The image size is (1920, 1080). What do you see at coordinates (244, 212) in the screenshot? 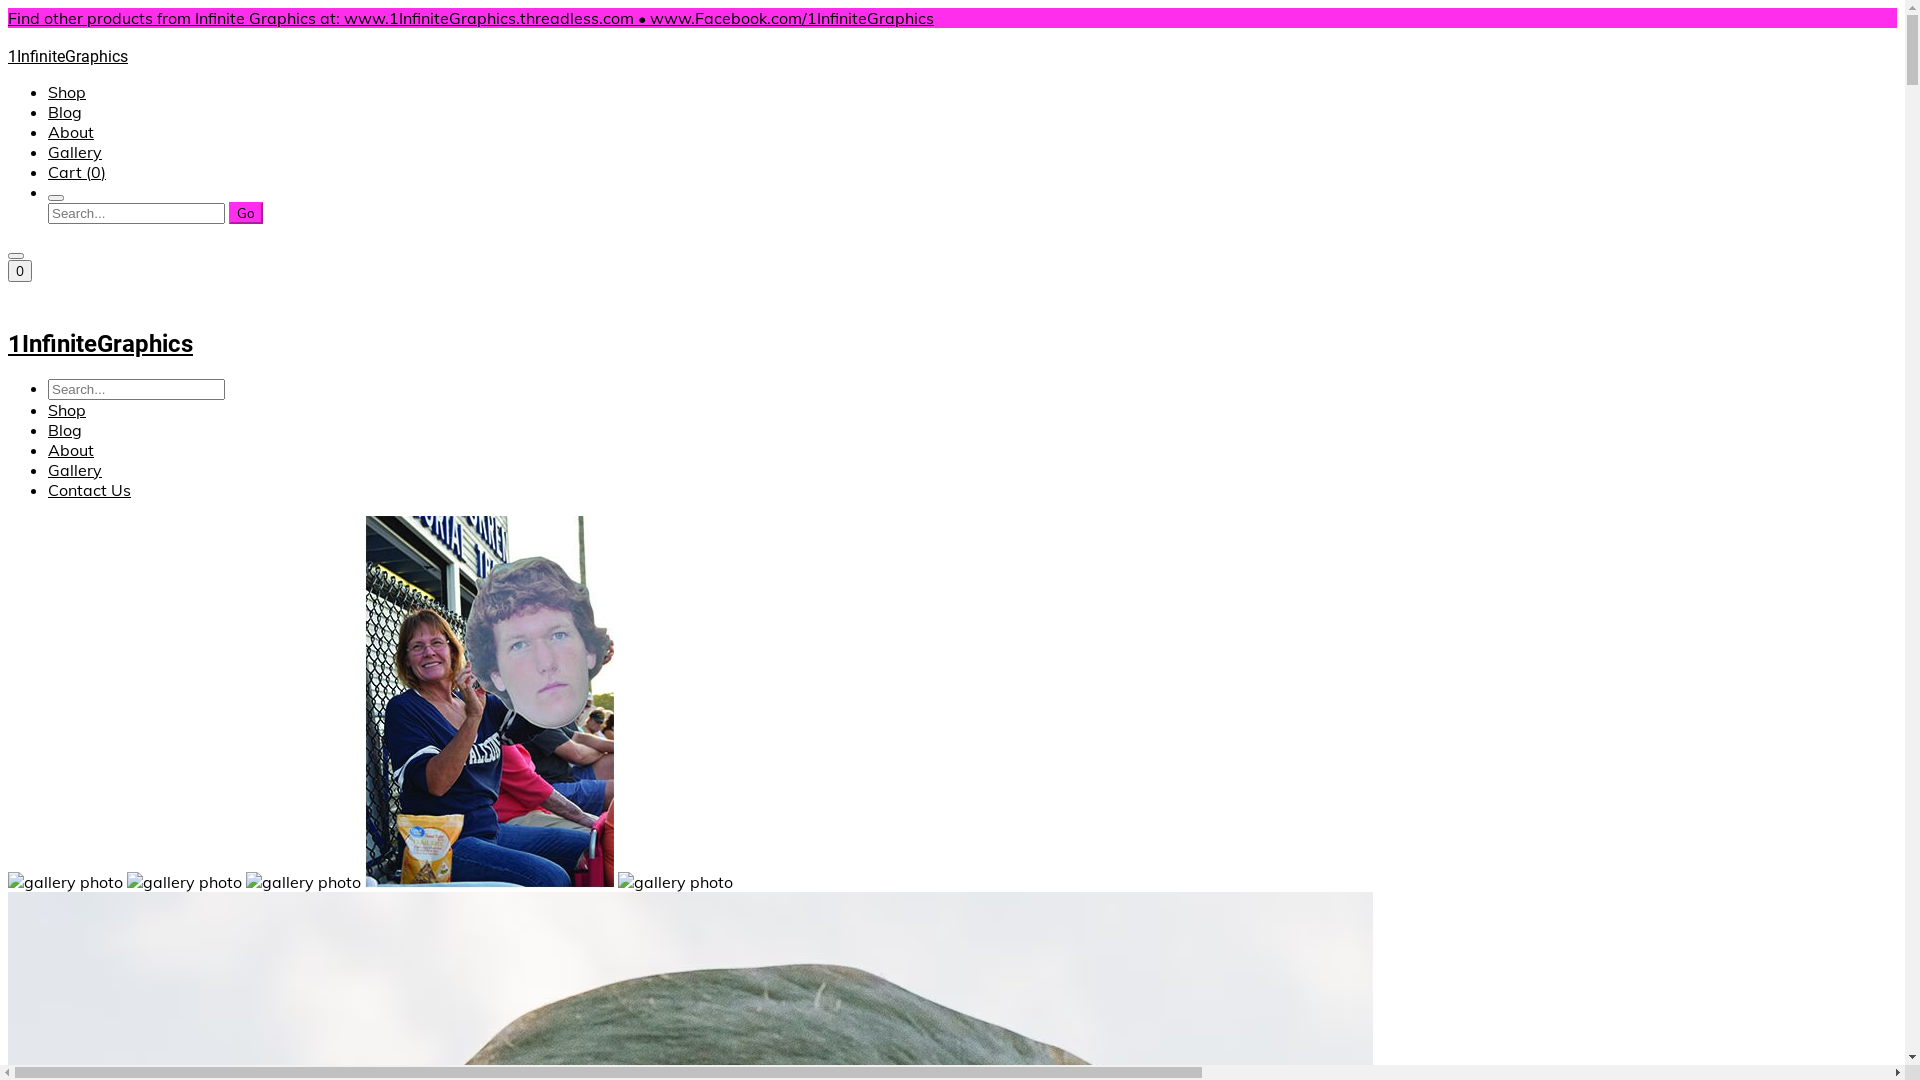
I see `'Go'` at bounding box center [244, 212].